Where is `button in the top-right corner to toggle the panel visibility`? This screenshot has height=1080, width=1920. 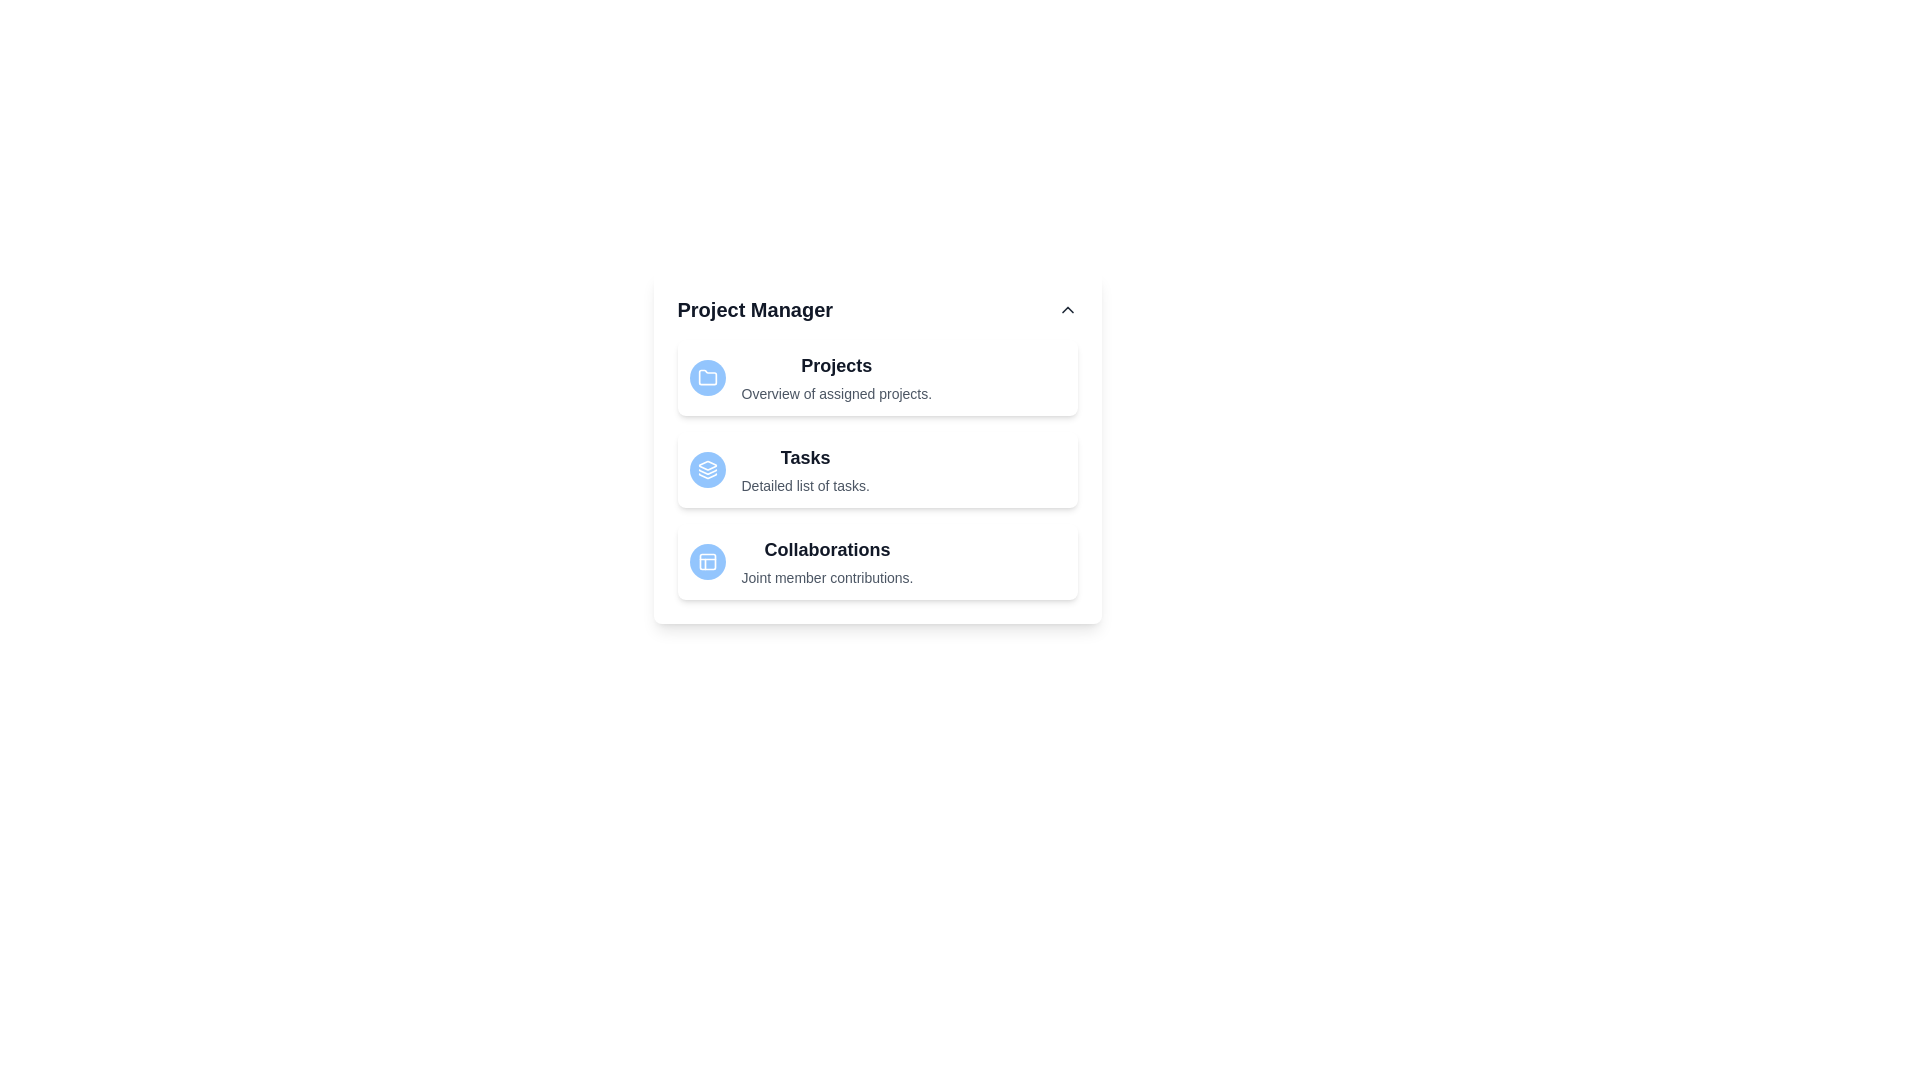
button in the top-right corner to toggle the panel visibility is located at coordinates (1066, 309).